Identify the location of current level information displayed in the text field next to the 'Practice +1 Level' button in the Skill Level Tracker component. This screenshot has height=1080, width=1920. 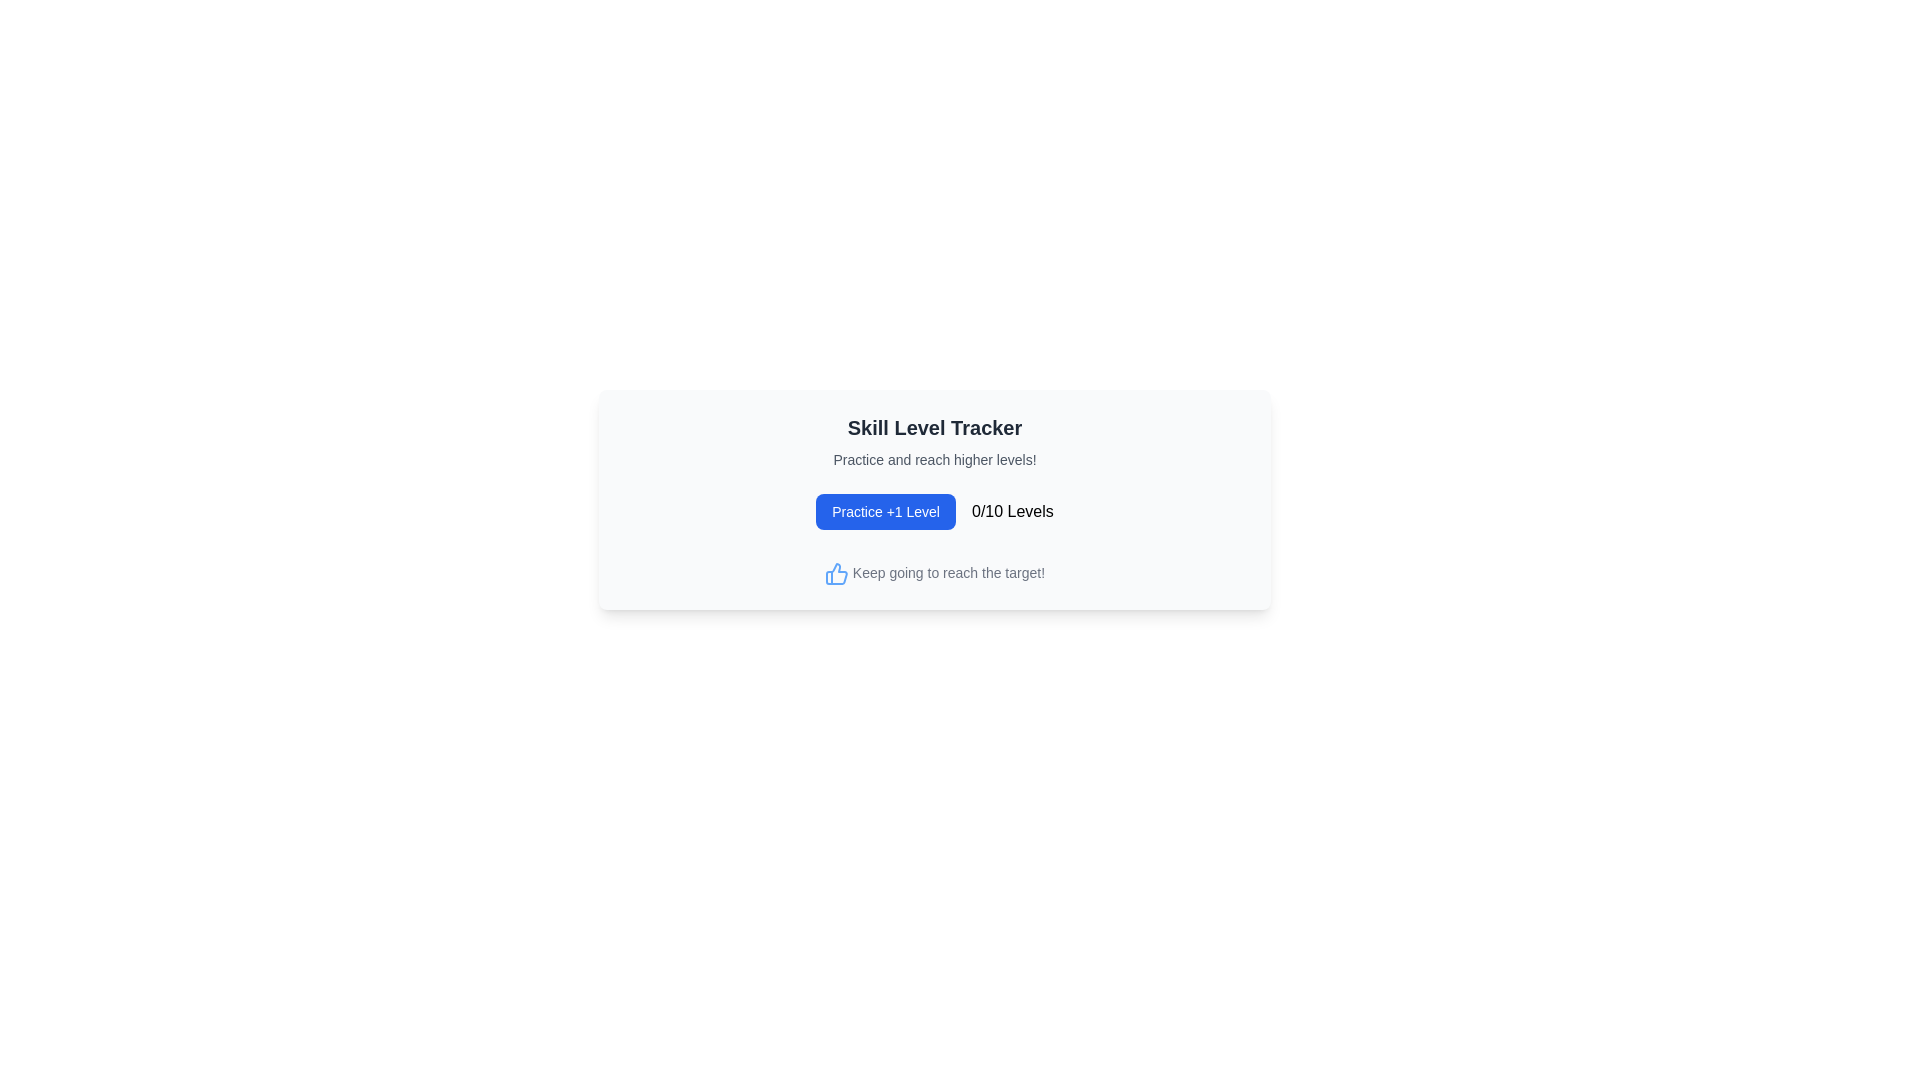
(934, 511).